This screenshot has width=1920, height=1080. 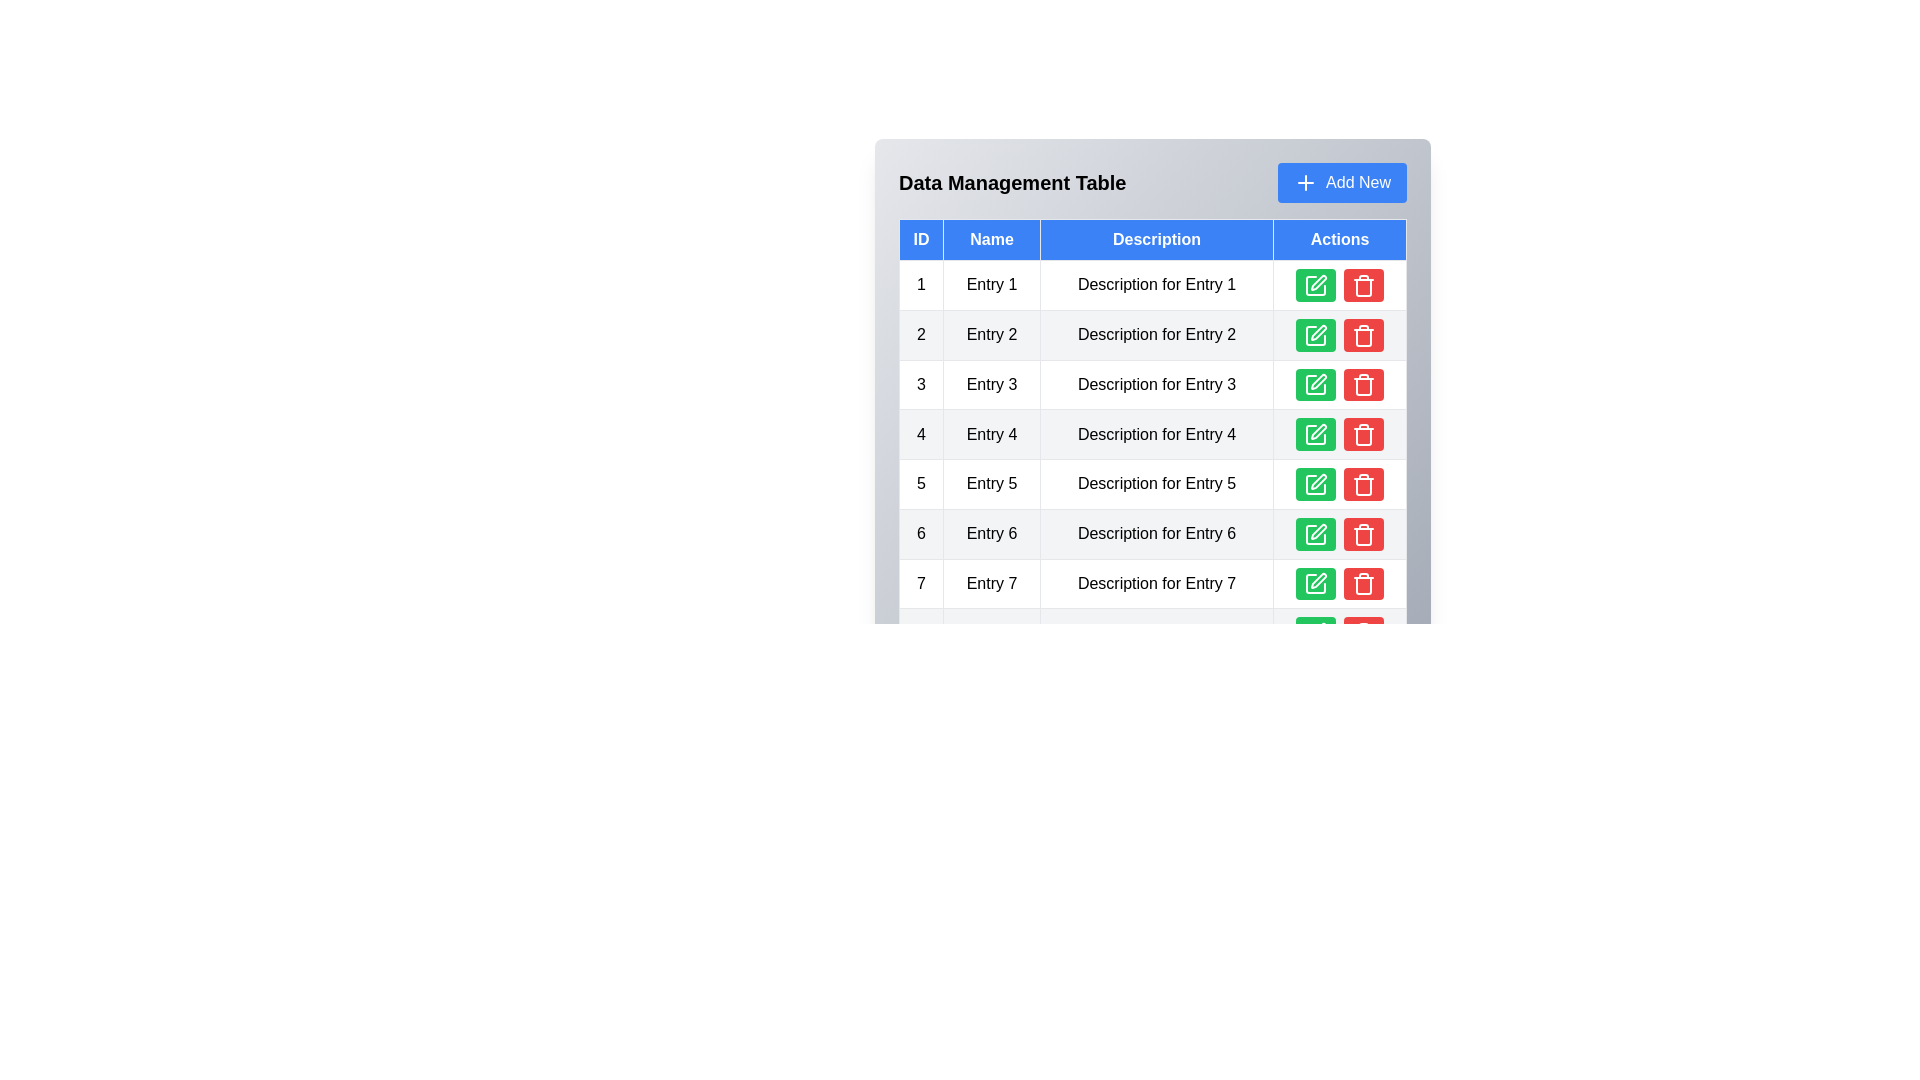 I want to click on the 'Add New' button to add a new entry, so click(x=1342, y=182).